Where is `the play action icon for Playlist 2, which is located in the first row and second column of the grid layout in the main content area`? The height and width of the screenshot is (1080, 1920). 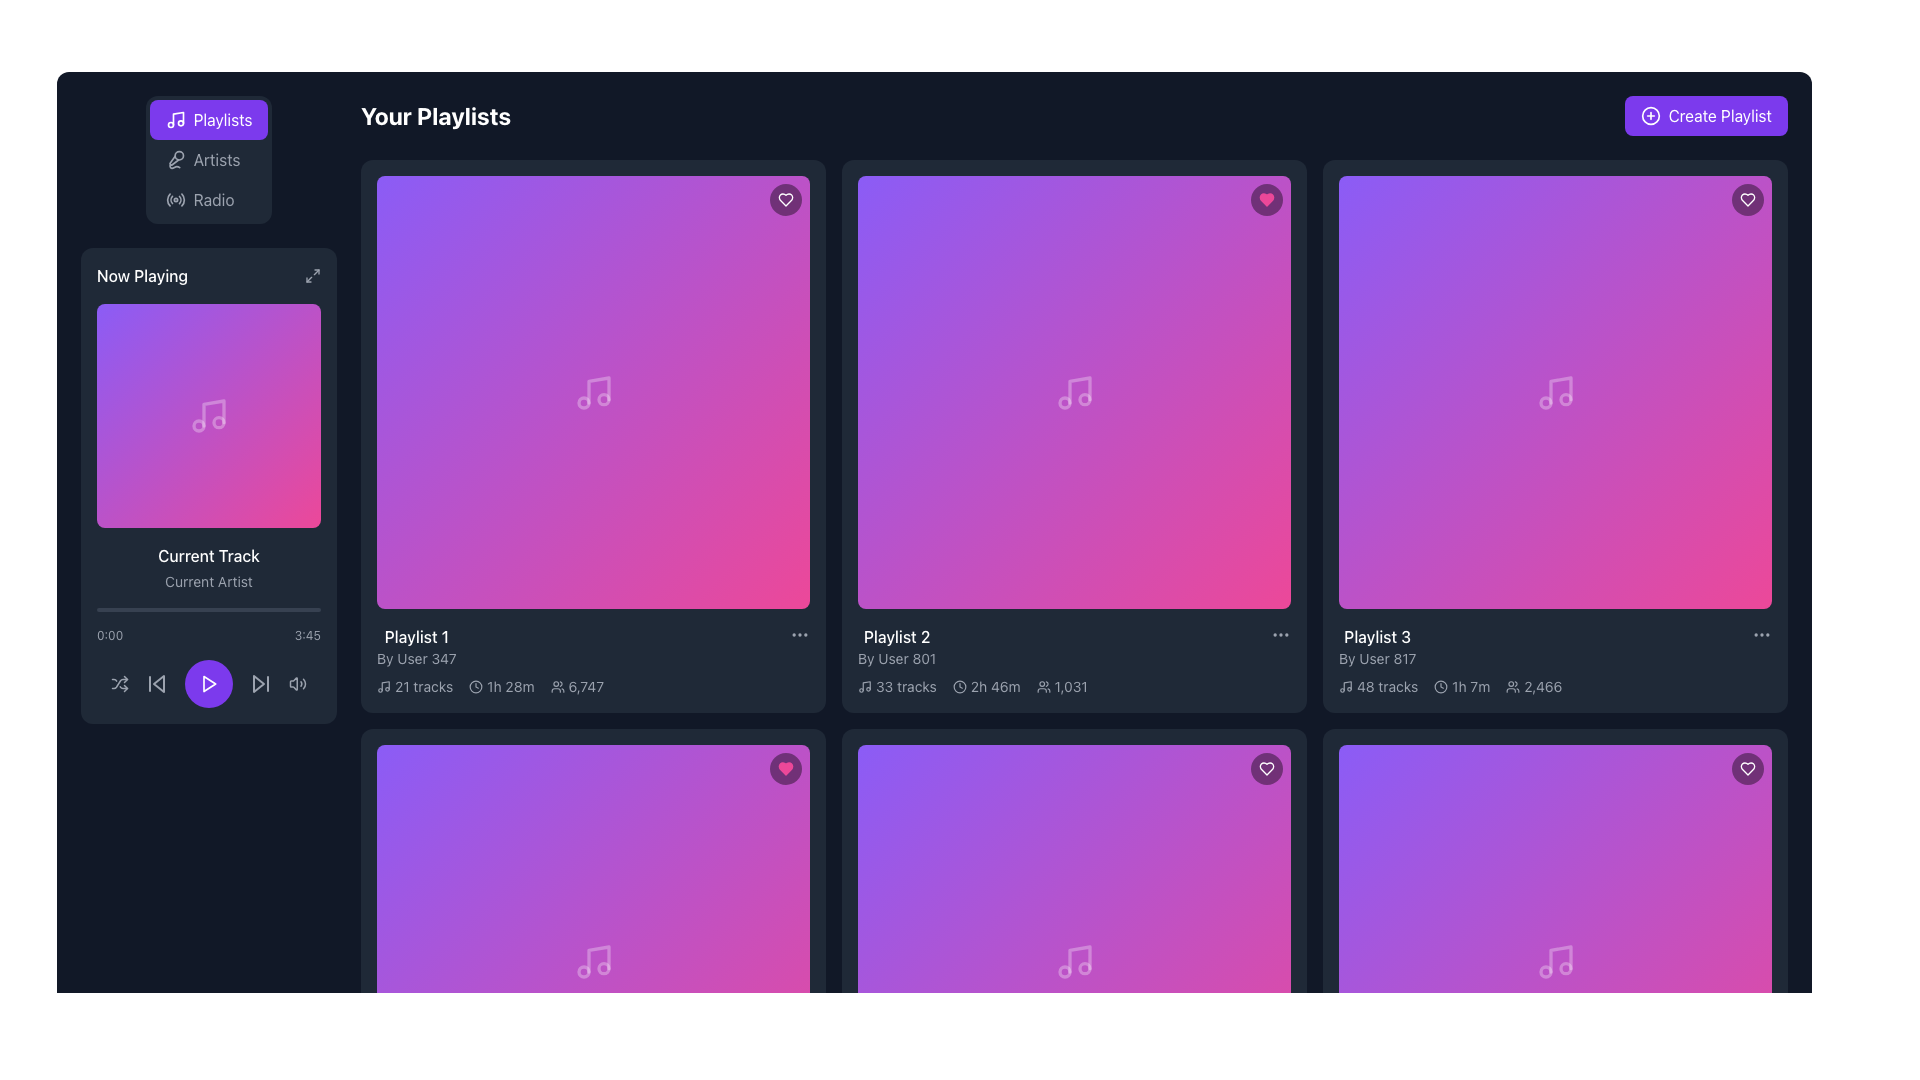 the play action icon for Playlist 2, which is located in the first row and second column of the grid layout in the main content area is located at coordinates (1074, 392).